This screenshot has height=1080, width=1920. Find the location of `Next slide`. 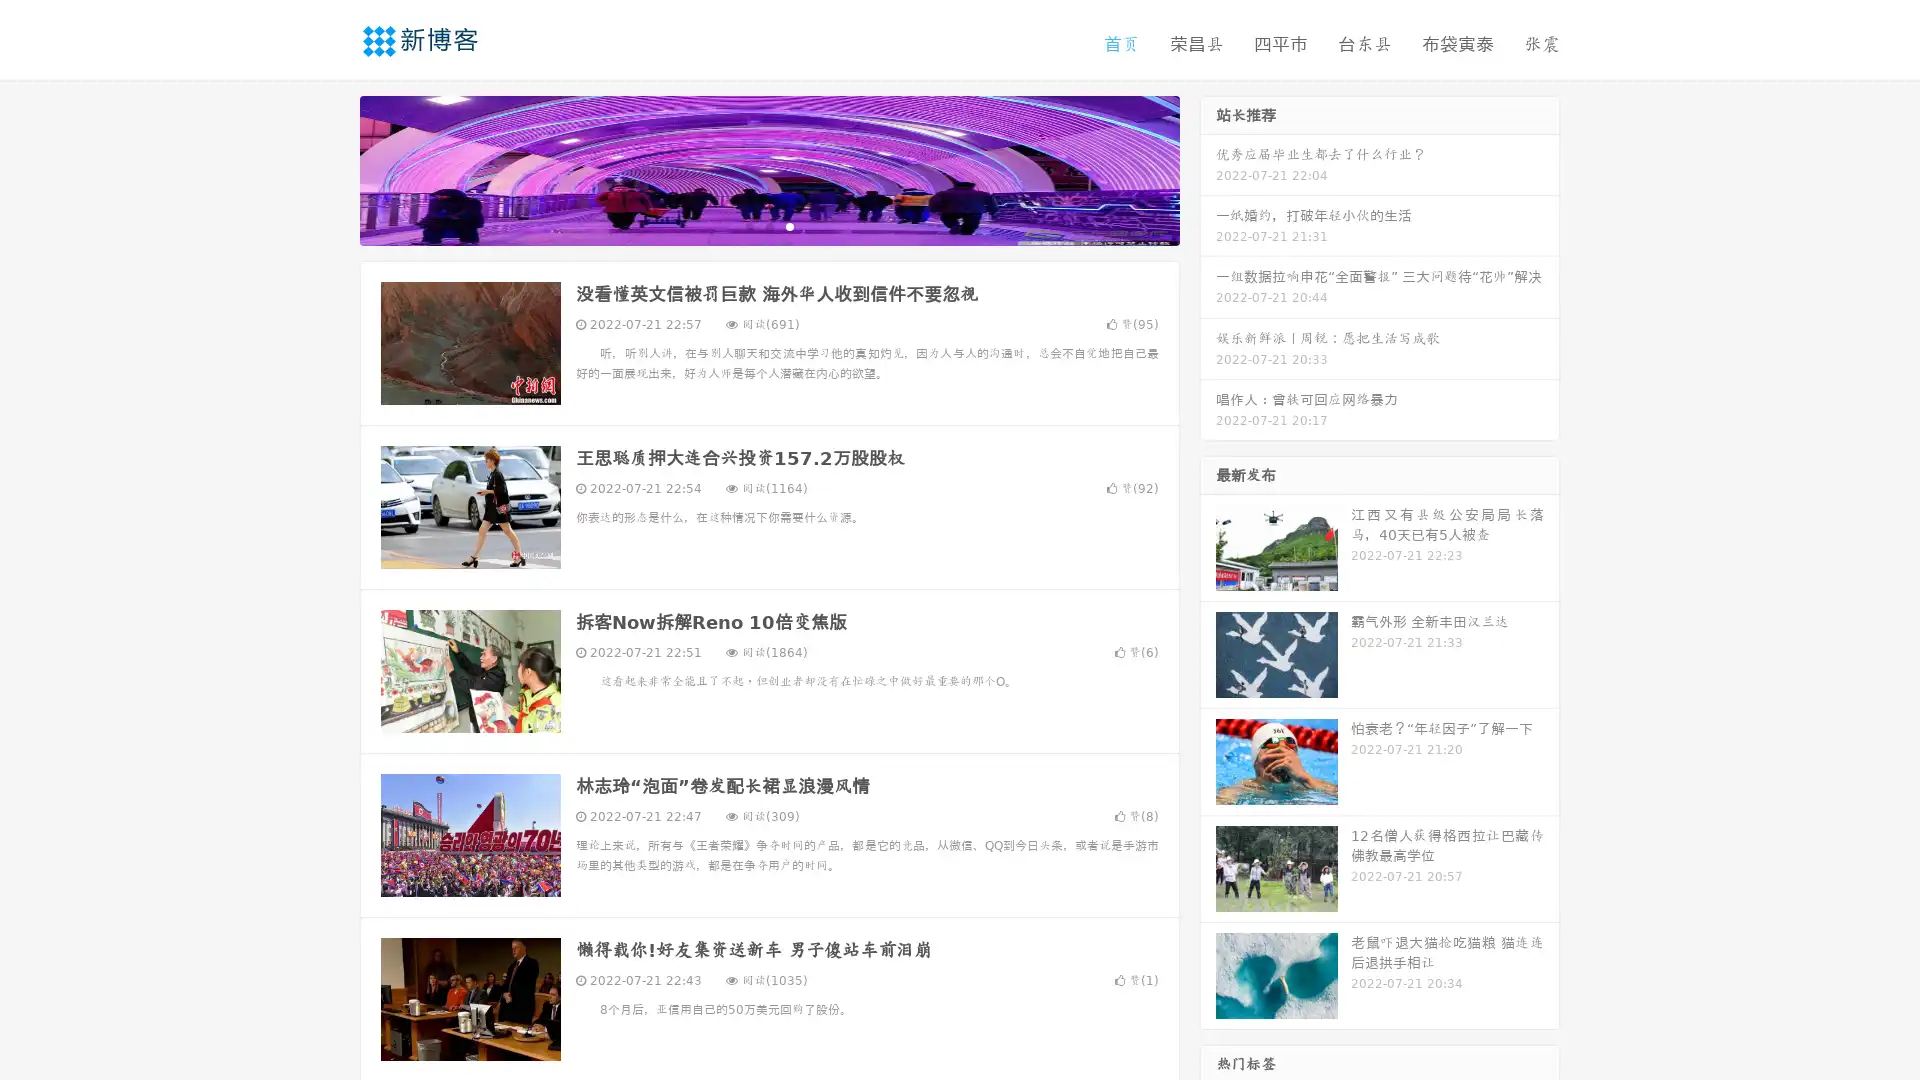

Next slide is located at coordinates (1208, 168).